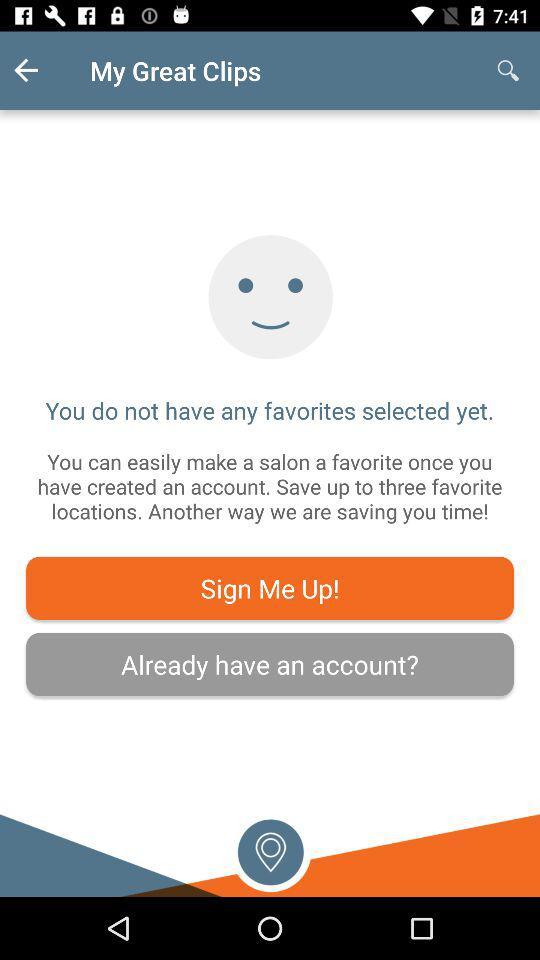  What do you see at coordinates (270, 849) in the screenshot?
I see `location icon` at bounding box center [270, 849].